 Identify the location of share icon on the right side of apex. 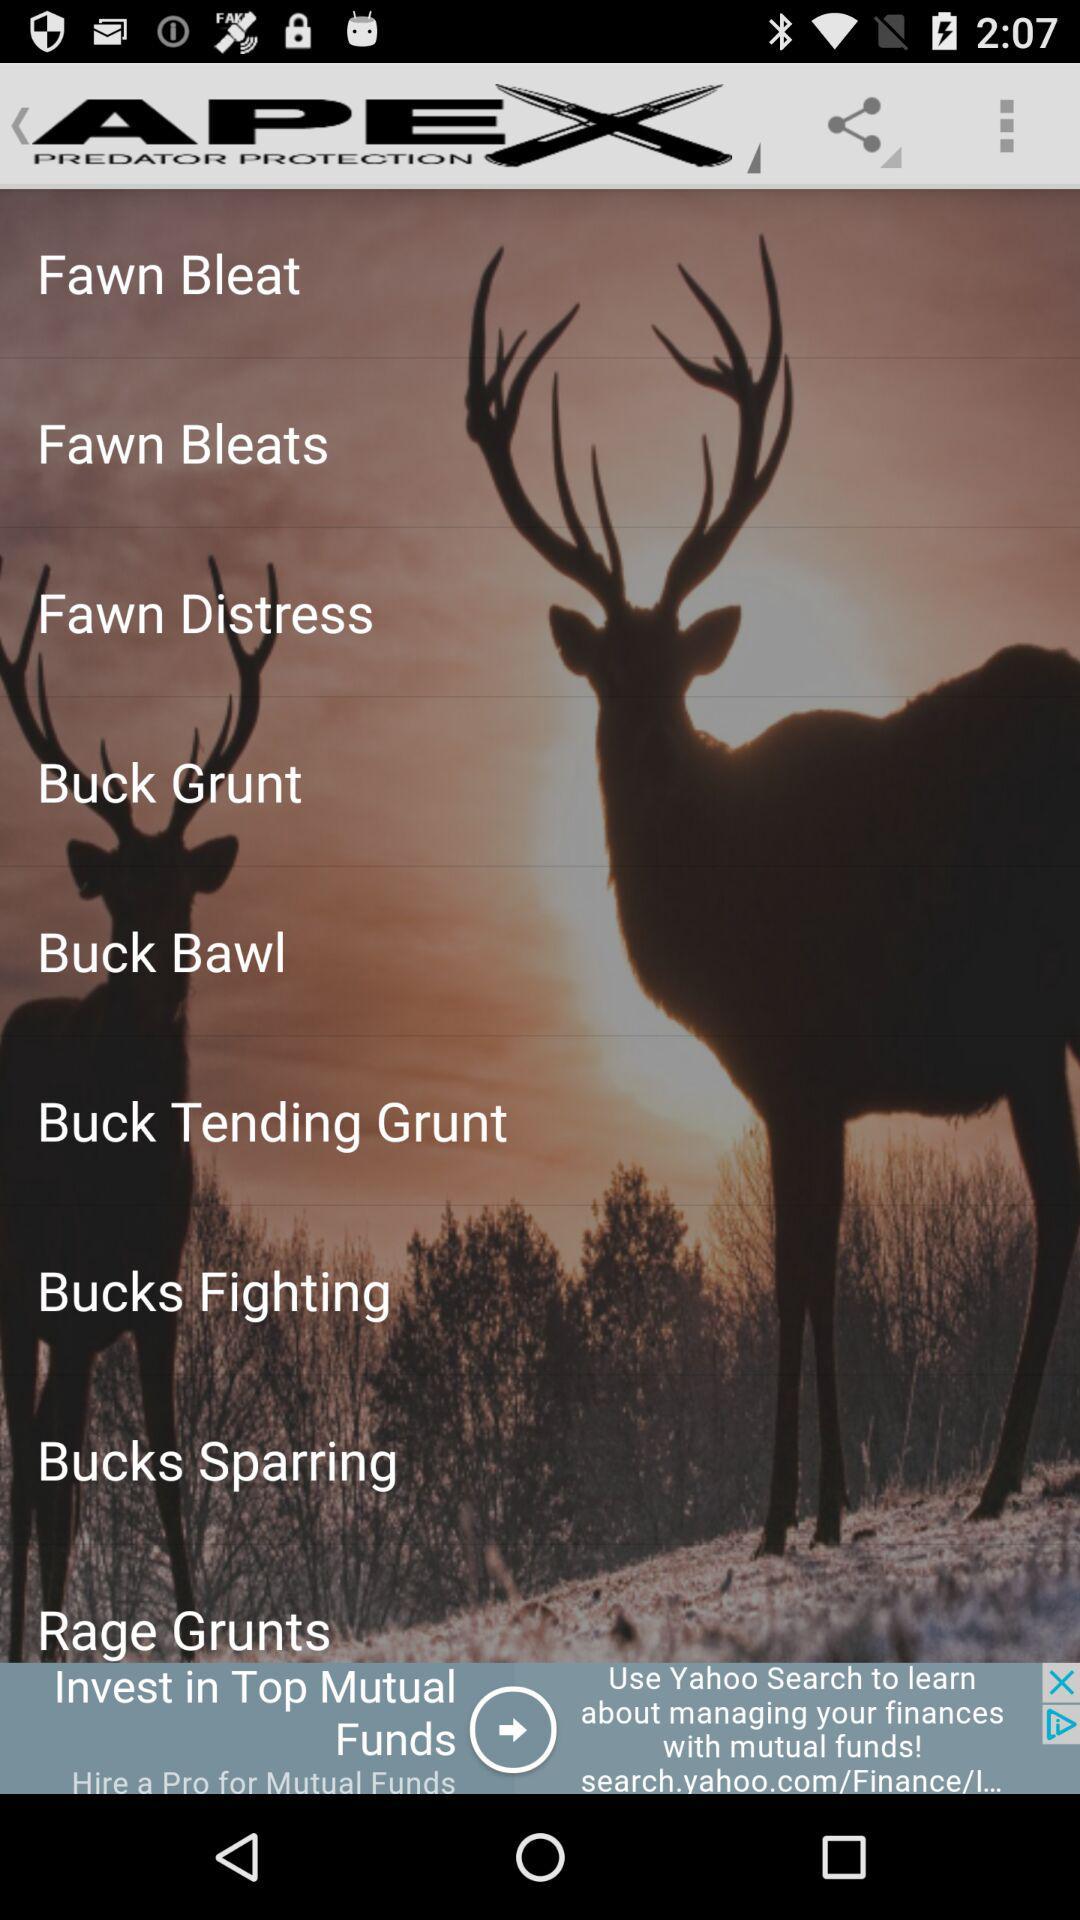
(858, 124).